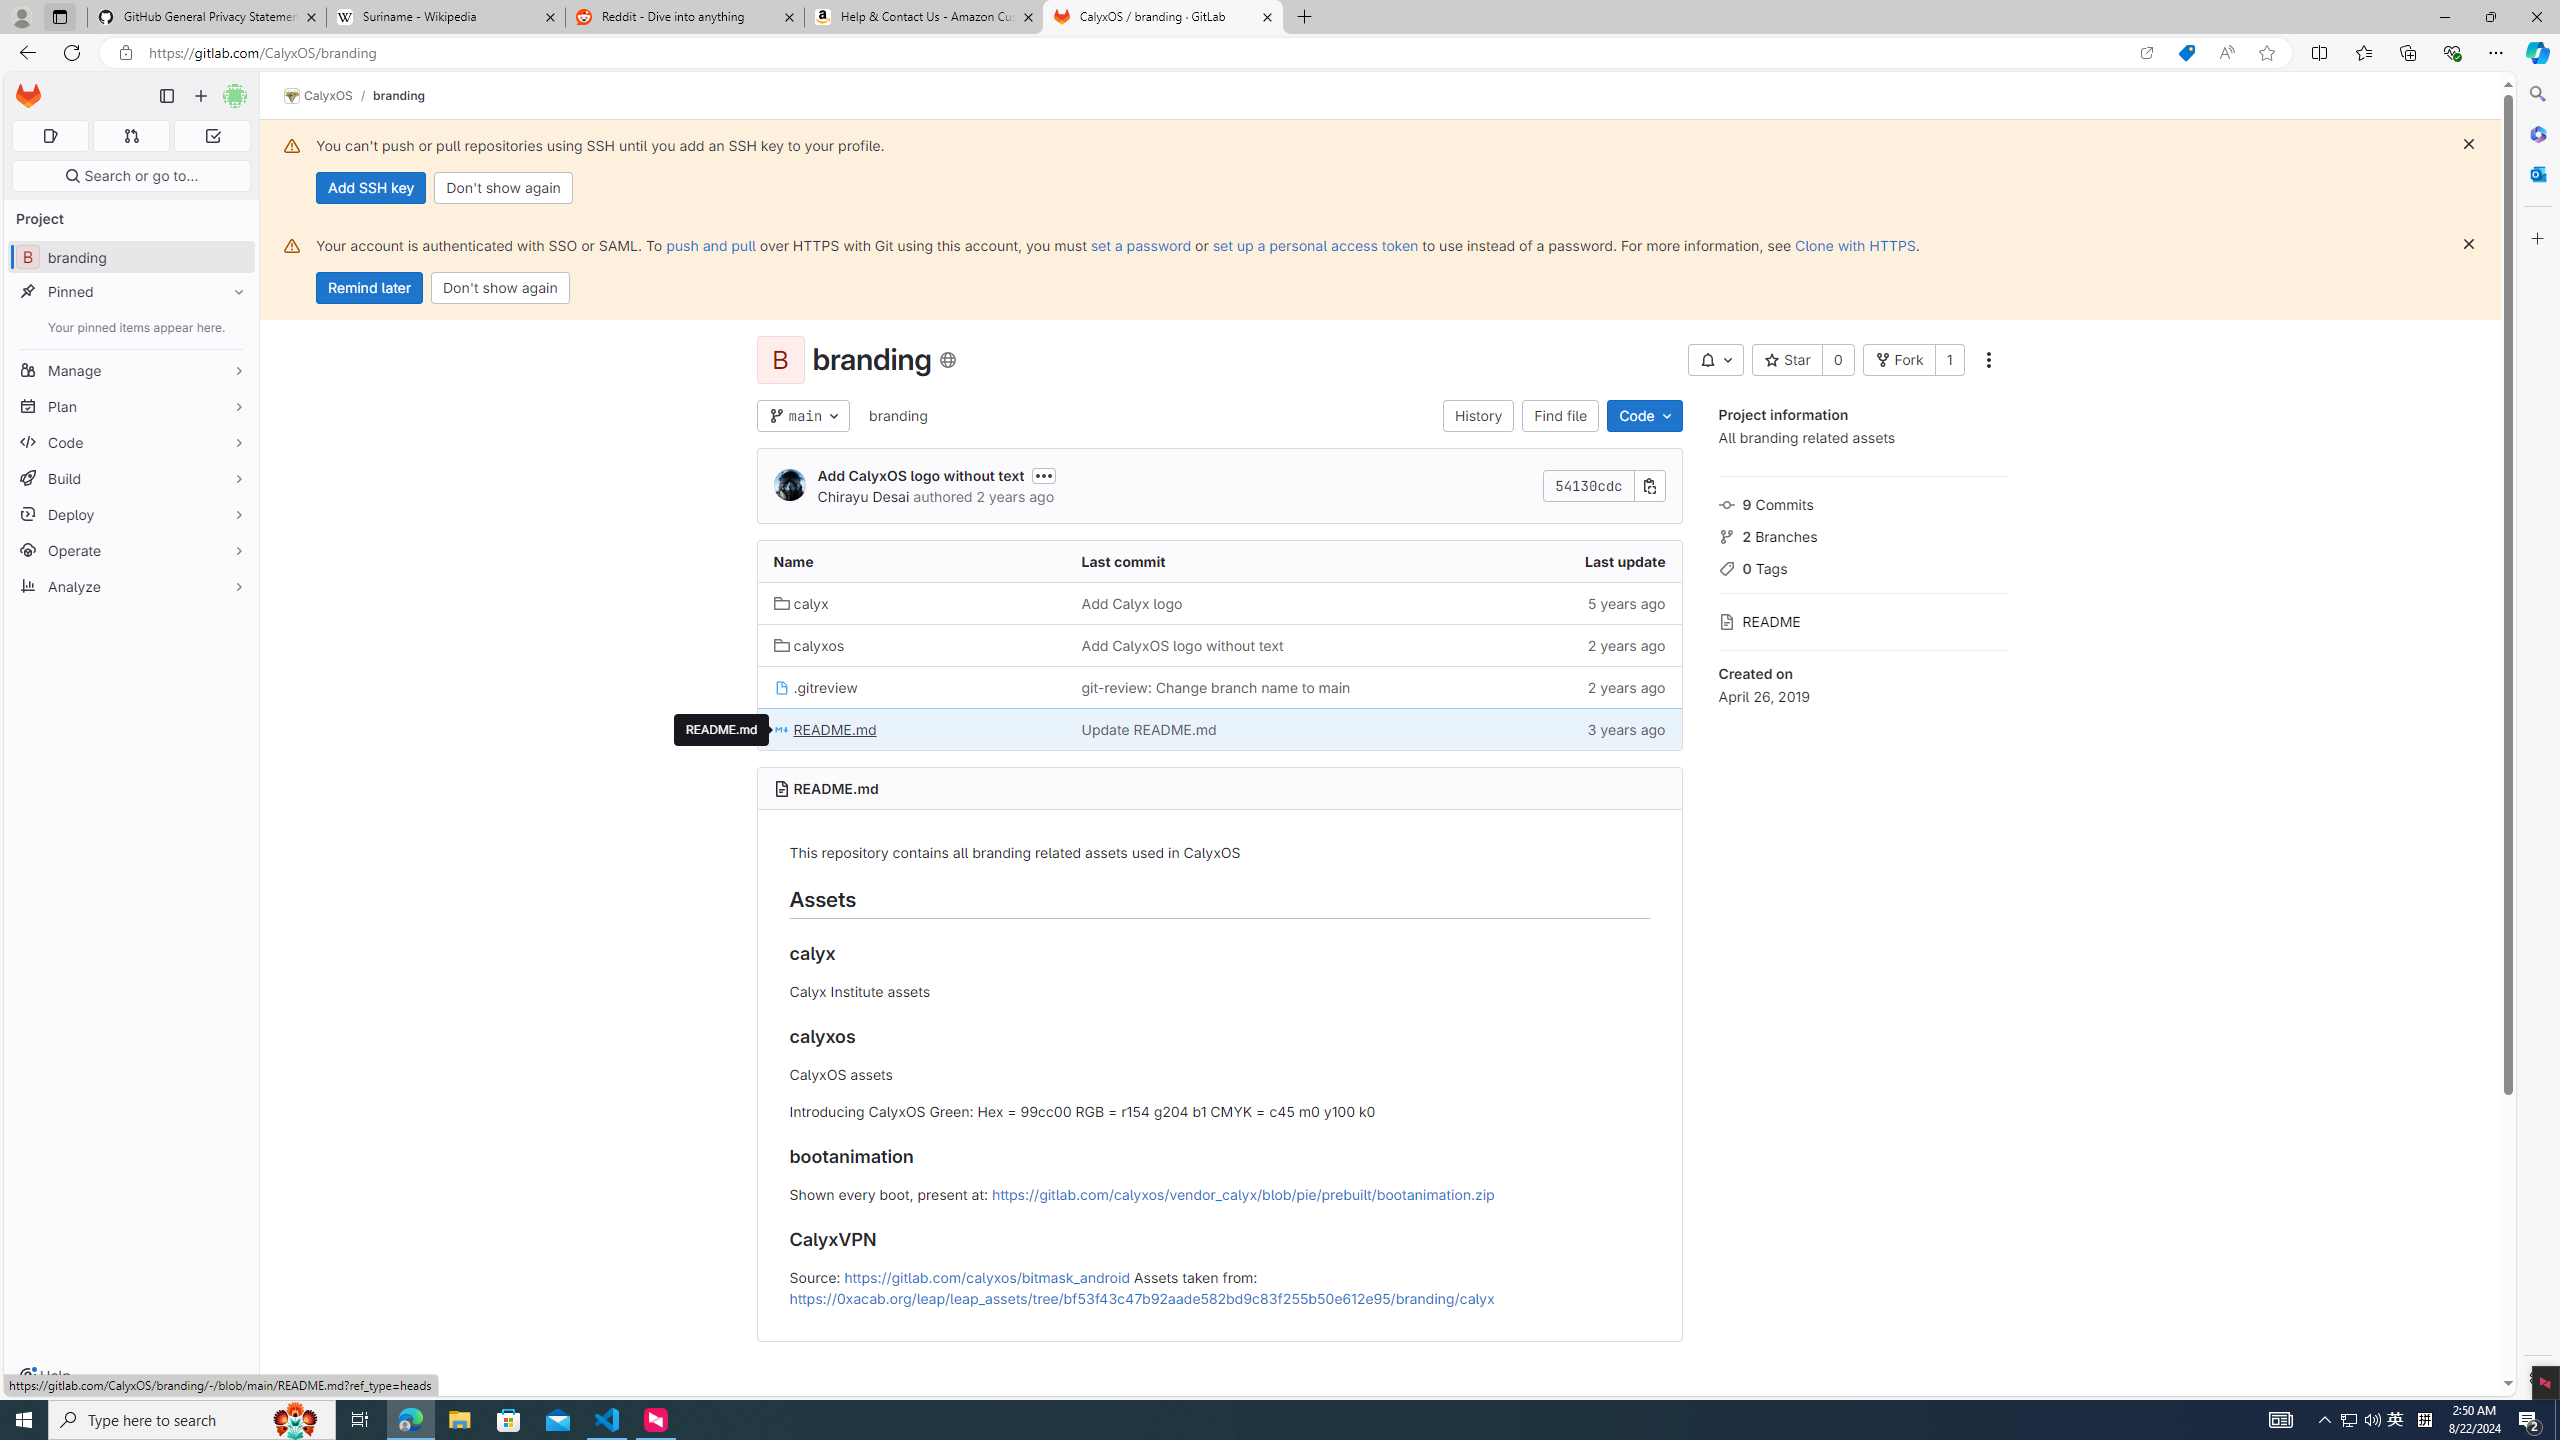 The height and width of the screenshot is (1440, 2560). Describe the element at coordinates (370, 187) in the screenshot. I see `'Add SSH key'` at that location.